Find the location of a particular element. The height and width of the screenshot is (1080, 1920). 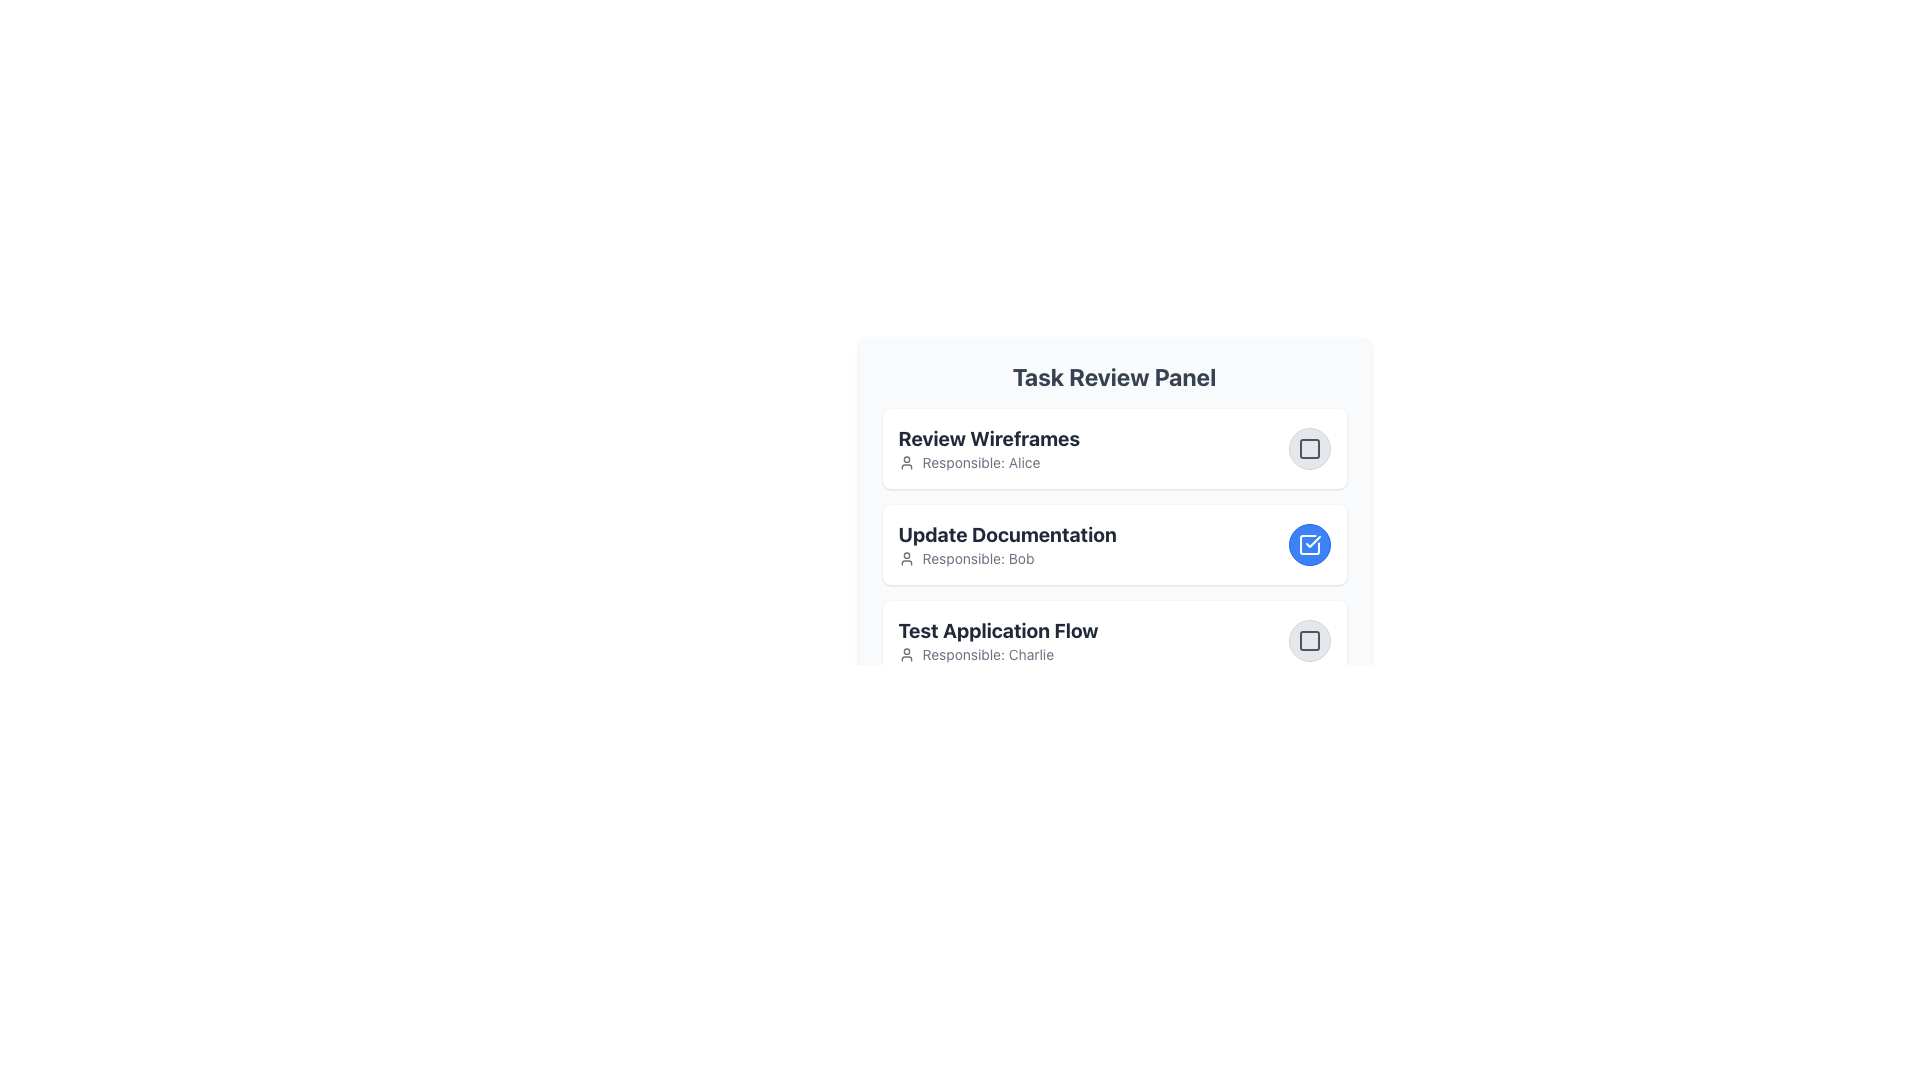

text content of the bold text label 'Test Application Flow' that is located in the third section of a vertically stacked list is located at coordinates (998, 631).